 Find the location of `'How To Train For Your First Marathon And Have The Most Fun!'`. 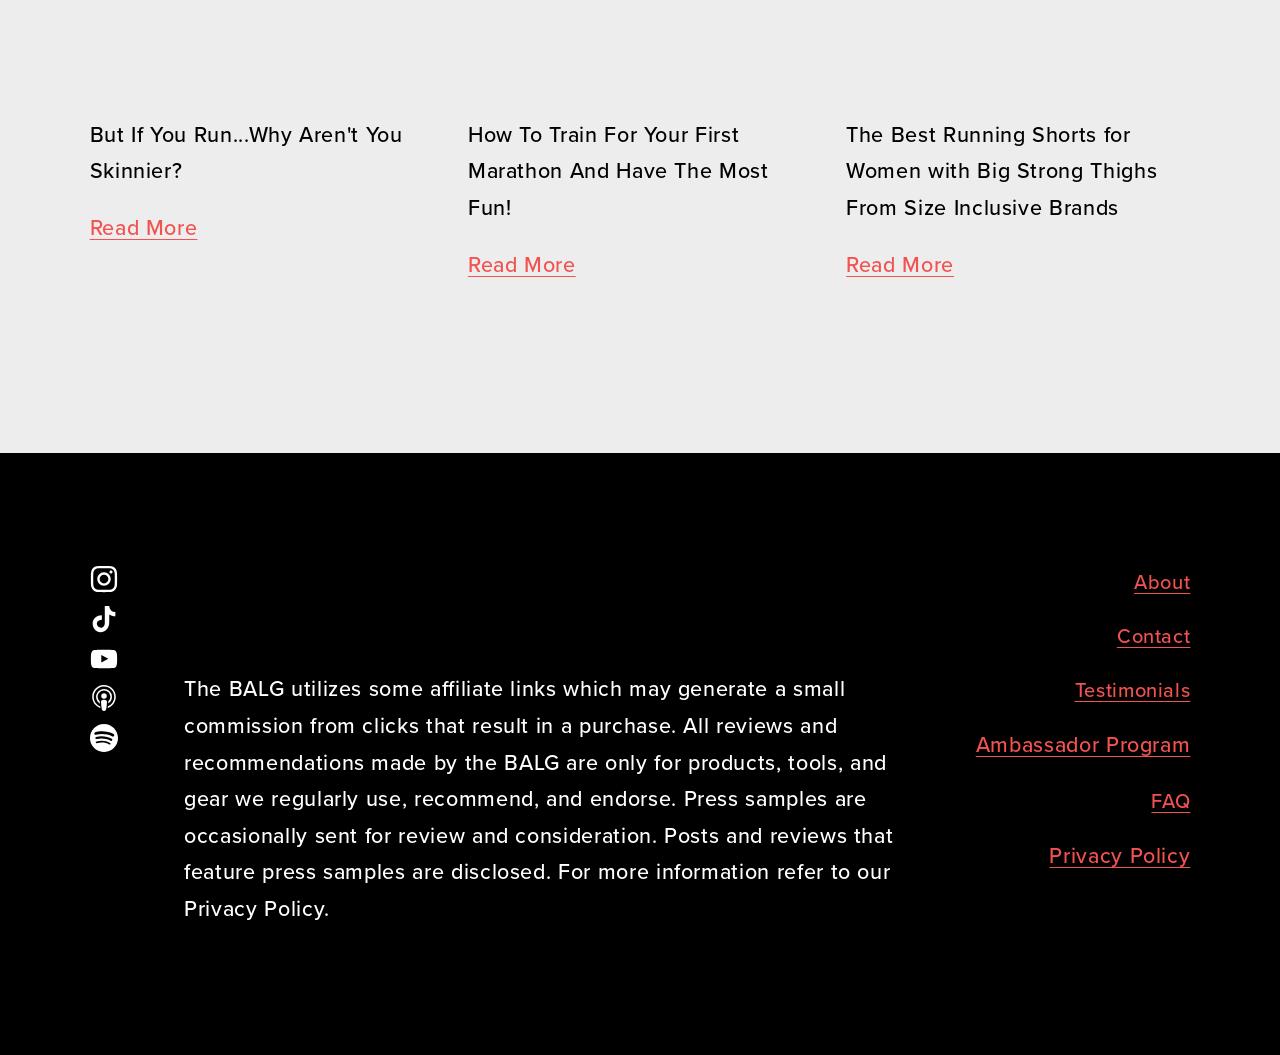

'How To Train For Your First Marathon And Have The Most Fun!' is located at coordinates (620, 170).